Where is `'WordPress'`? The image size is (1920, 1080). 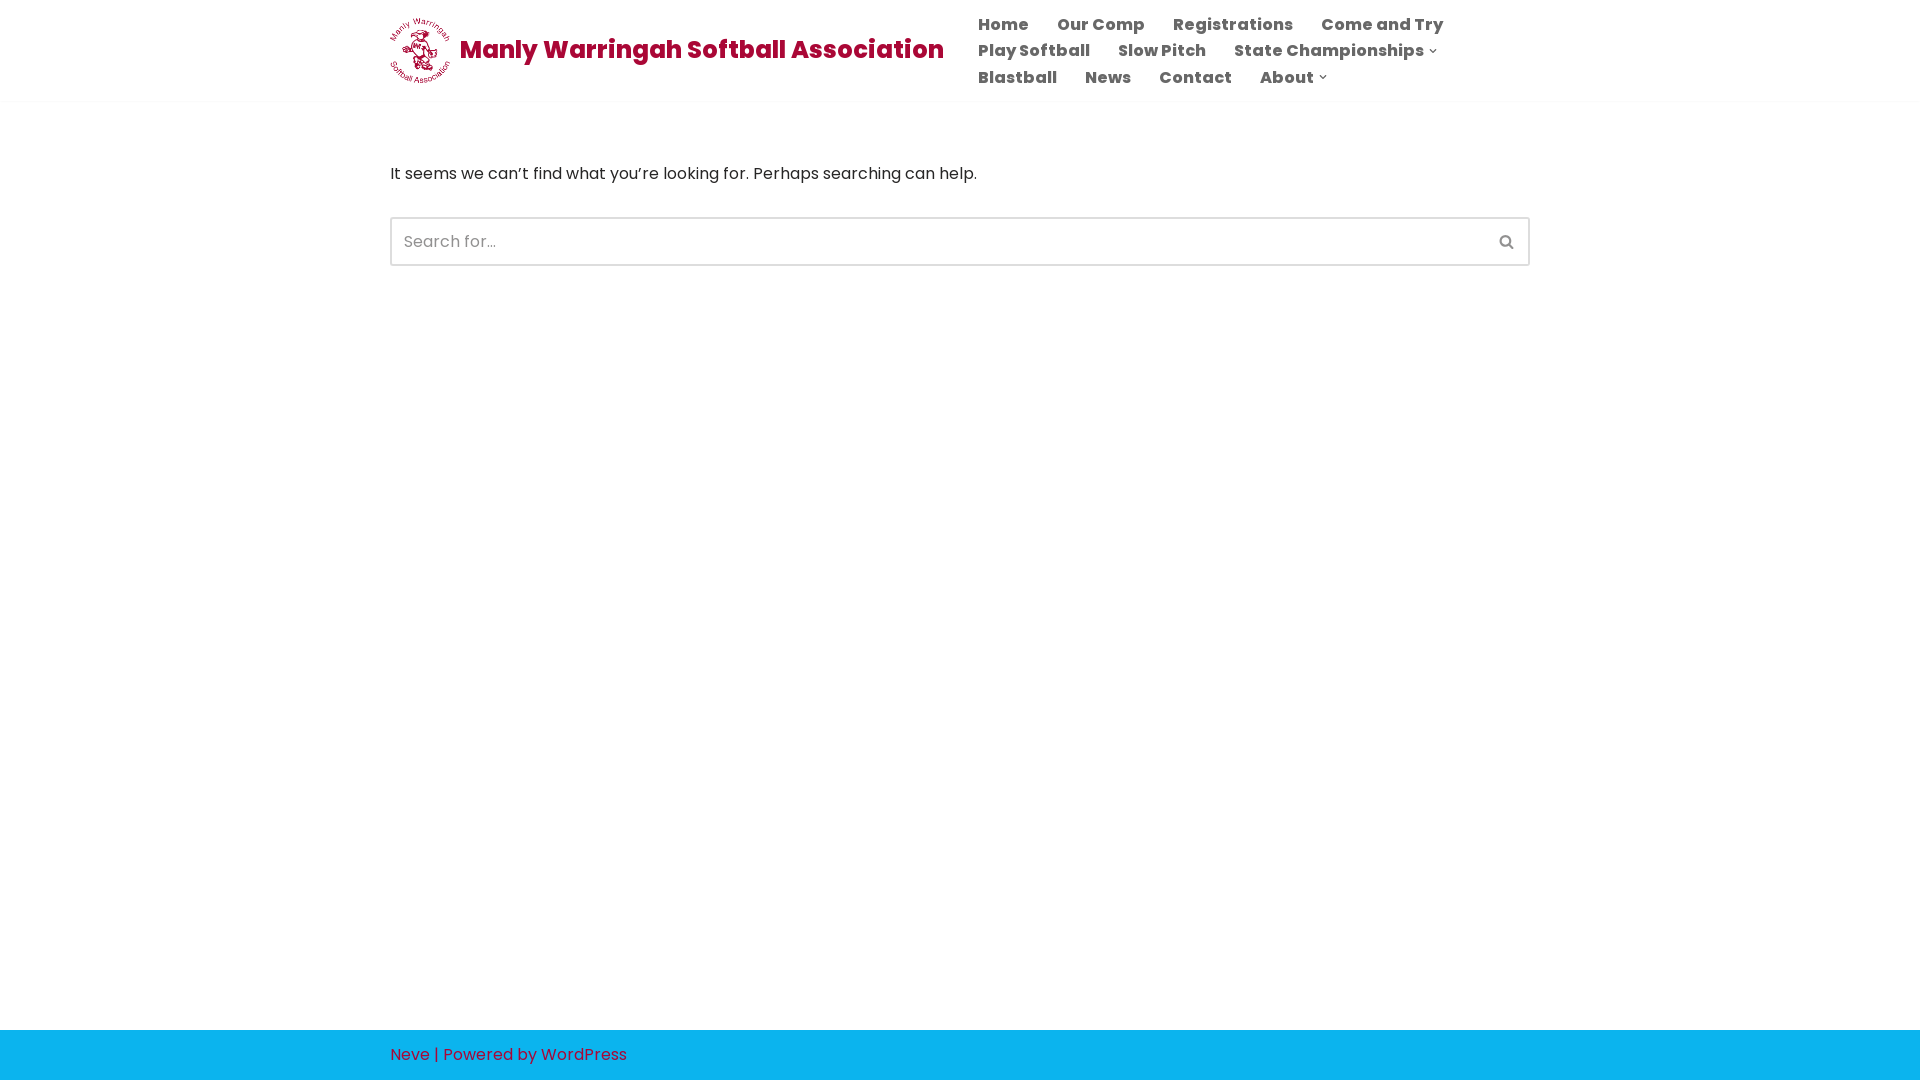
'WordPress' is located at coordinates (583, 1053).